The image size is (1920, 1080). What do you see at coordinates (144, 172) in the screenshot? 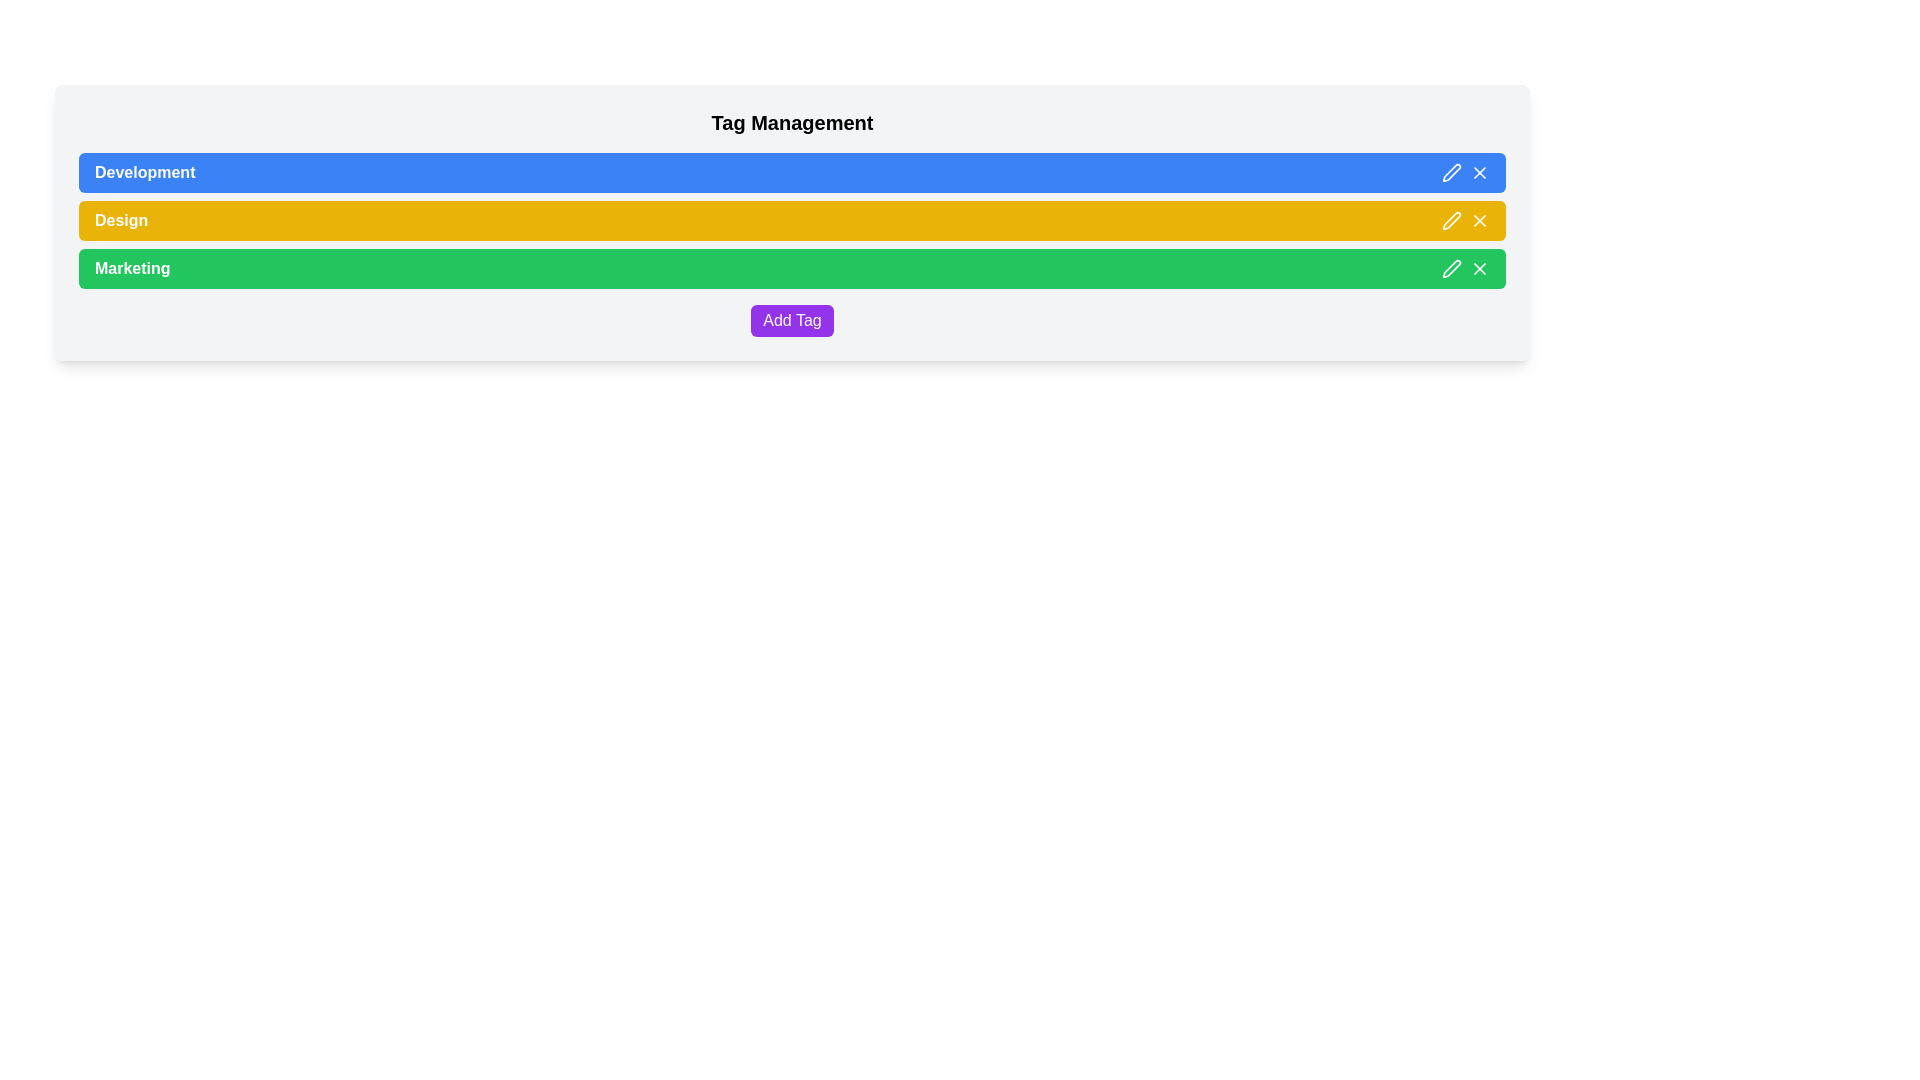
I see `the text label displaying 'Development' which has white text on a blue background, indicating its importance in the interface` at bounding box center [144, 172].